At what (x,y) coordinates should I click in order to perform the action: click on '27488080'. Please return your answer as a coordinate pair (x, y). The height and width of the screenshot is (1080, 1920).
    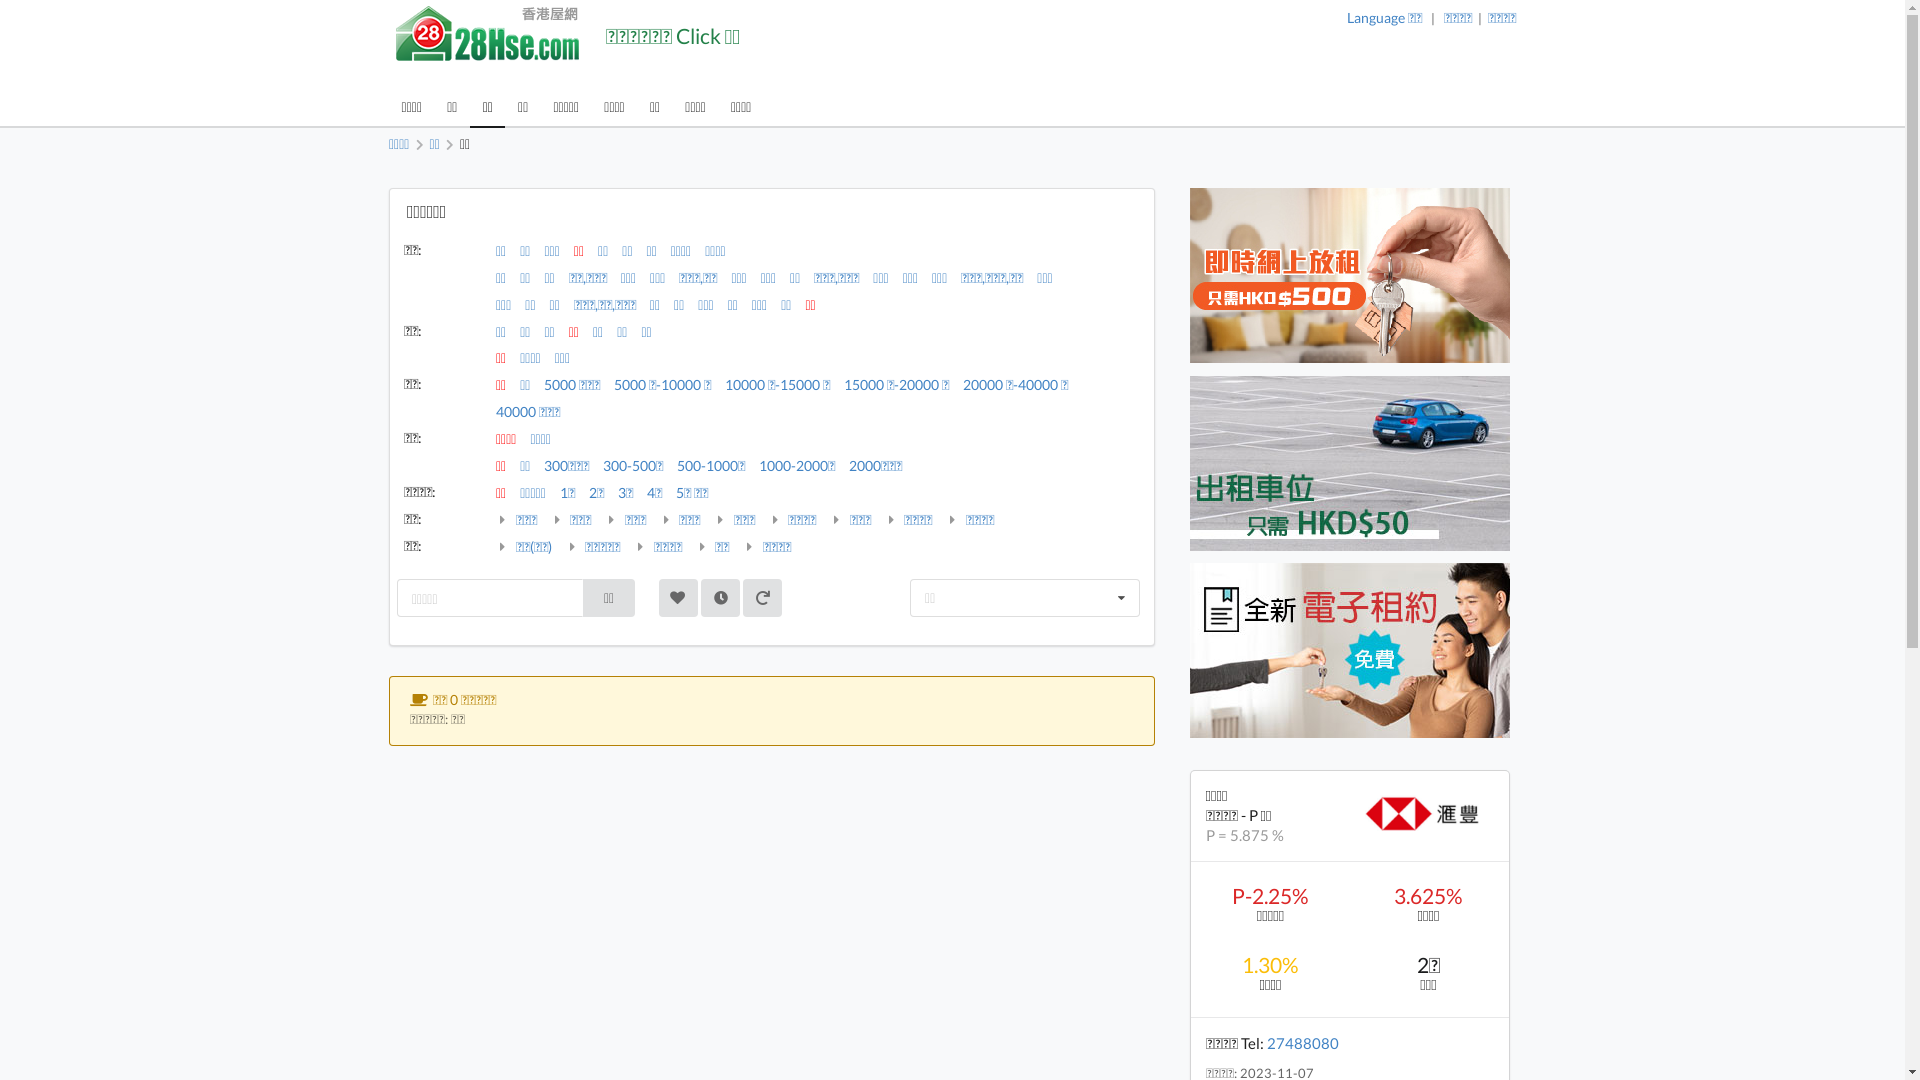
    Looking at the image, I should click on (1266, 1041).